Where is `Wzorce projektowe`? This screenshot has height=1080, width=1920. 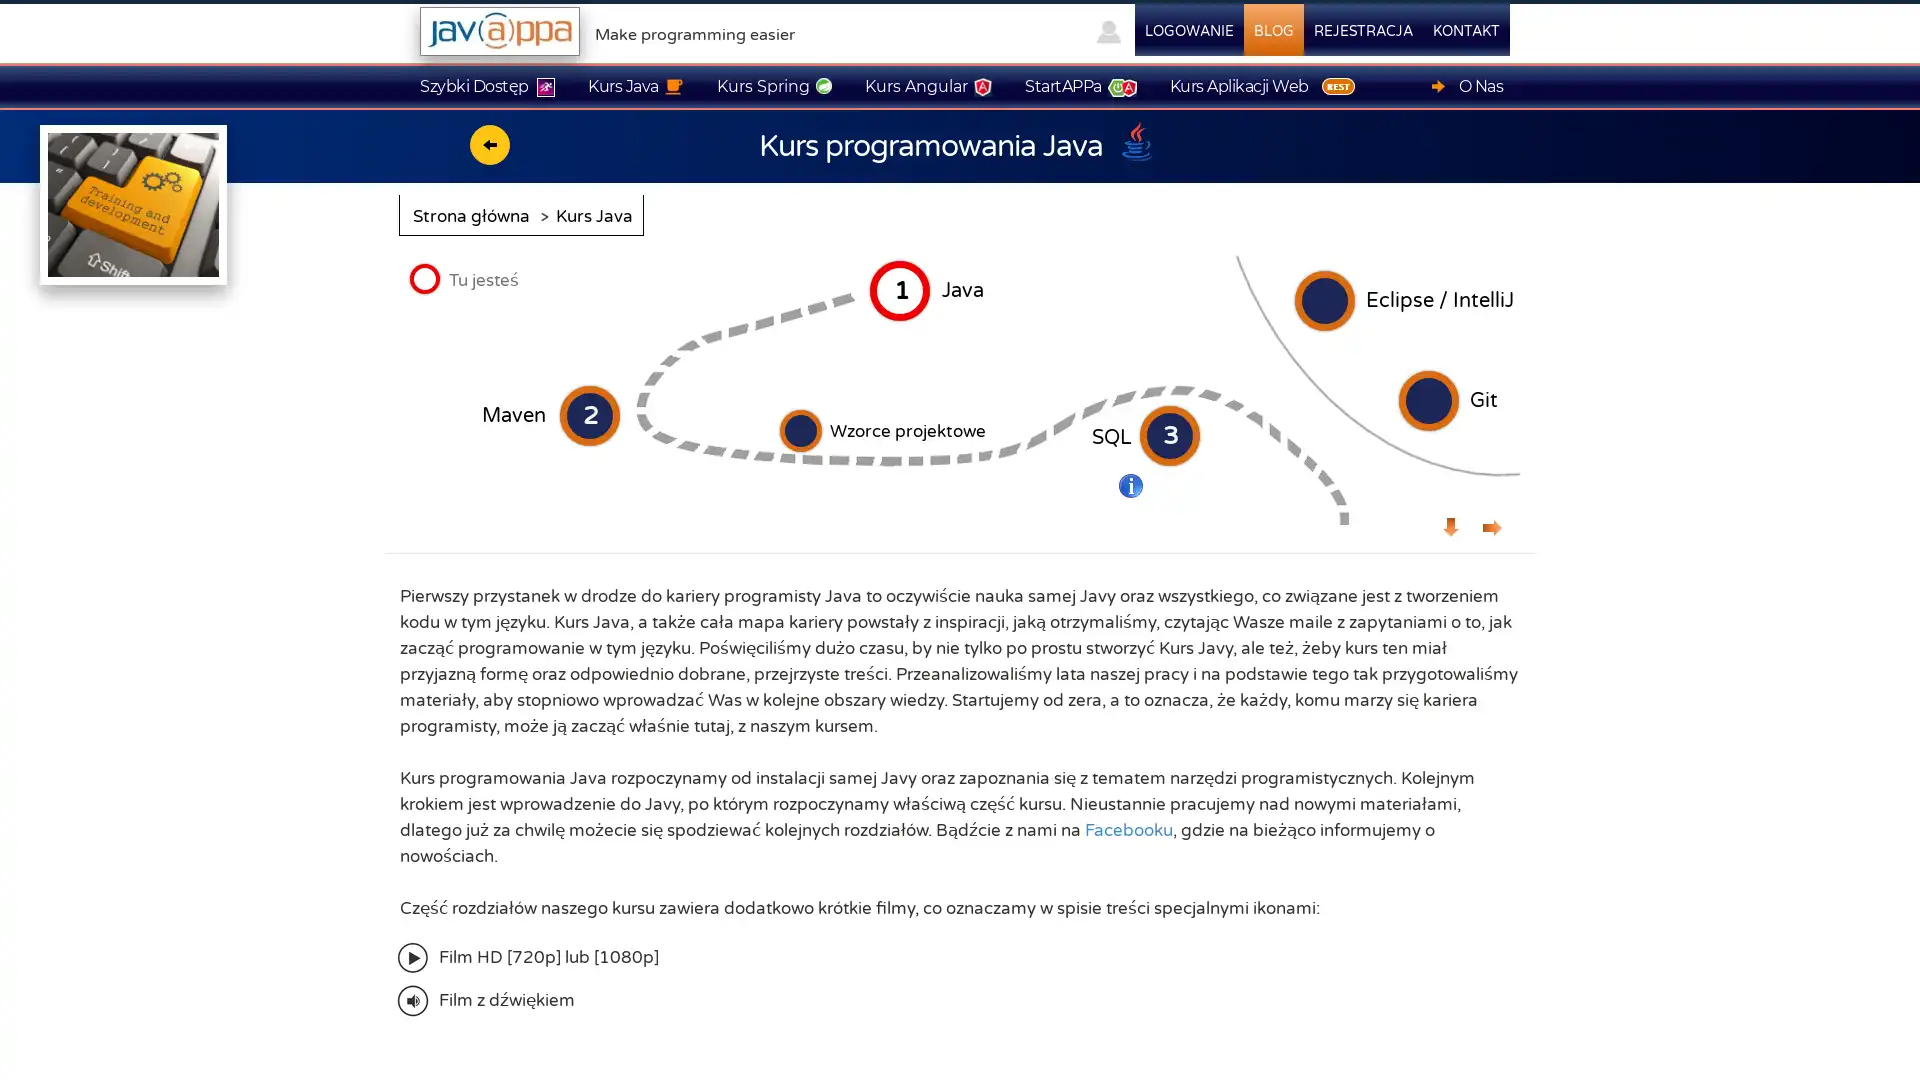
Wzorce projektowe is located at coordinates (901, 431).